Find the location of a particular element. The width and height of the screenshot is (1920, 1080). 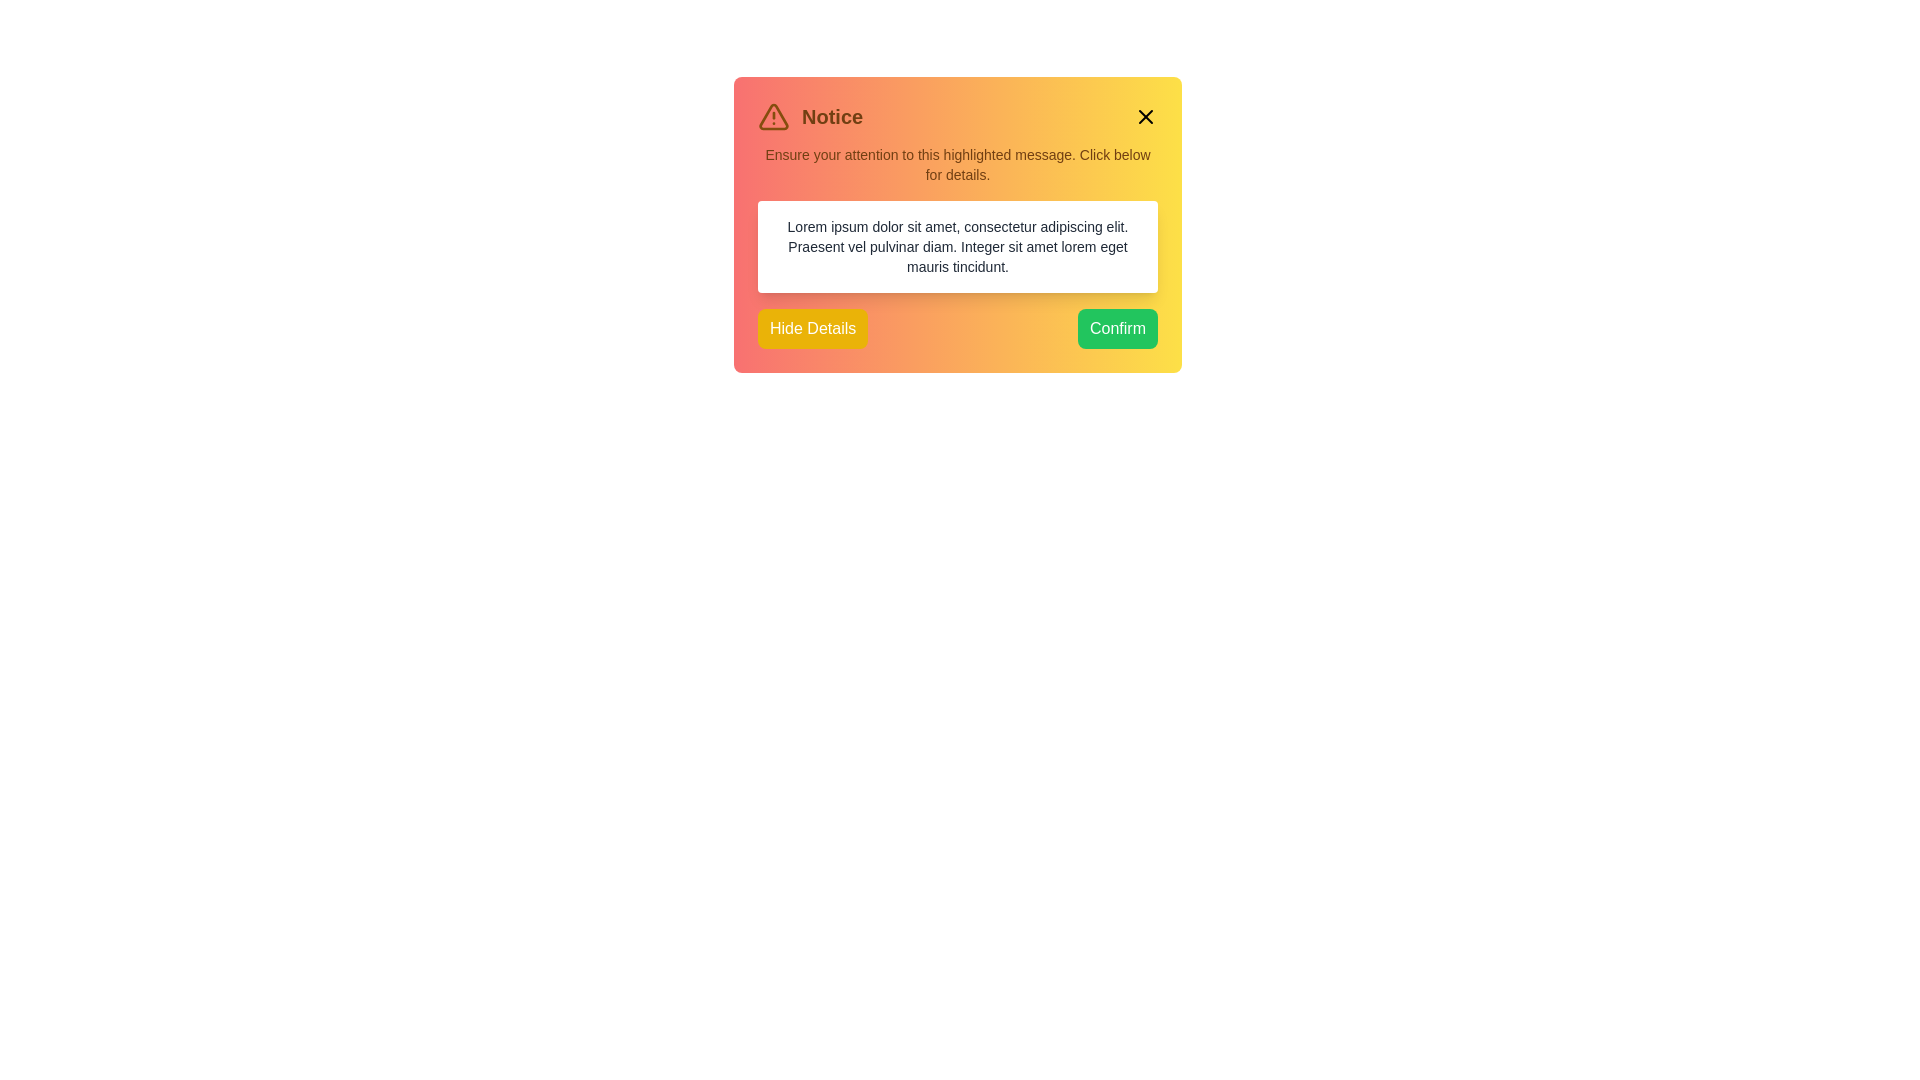

the 'Confirm' button to acknowledge the alert is located at coordinates (1117, 327).